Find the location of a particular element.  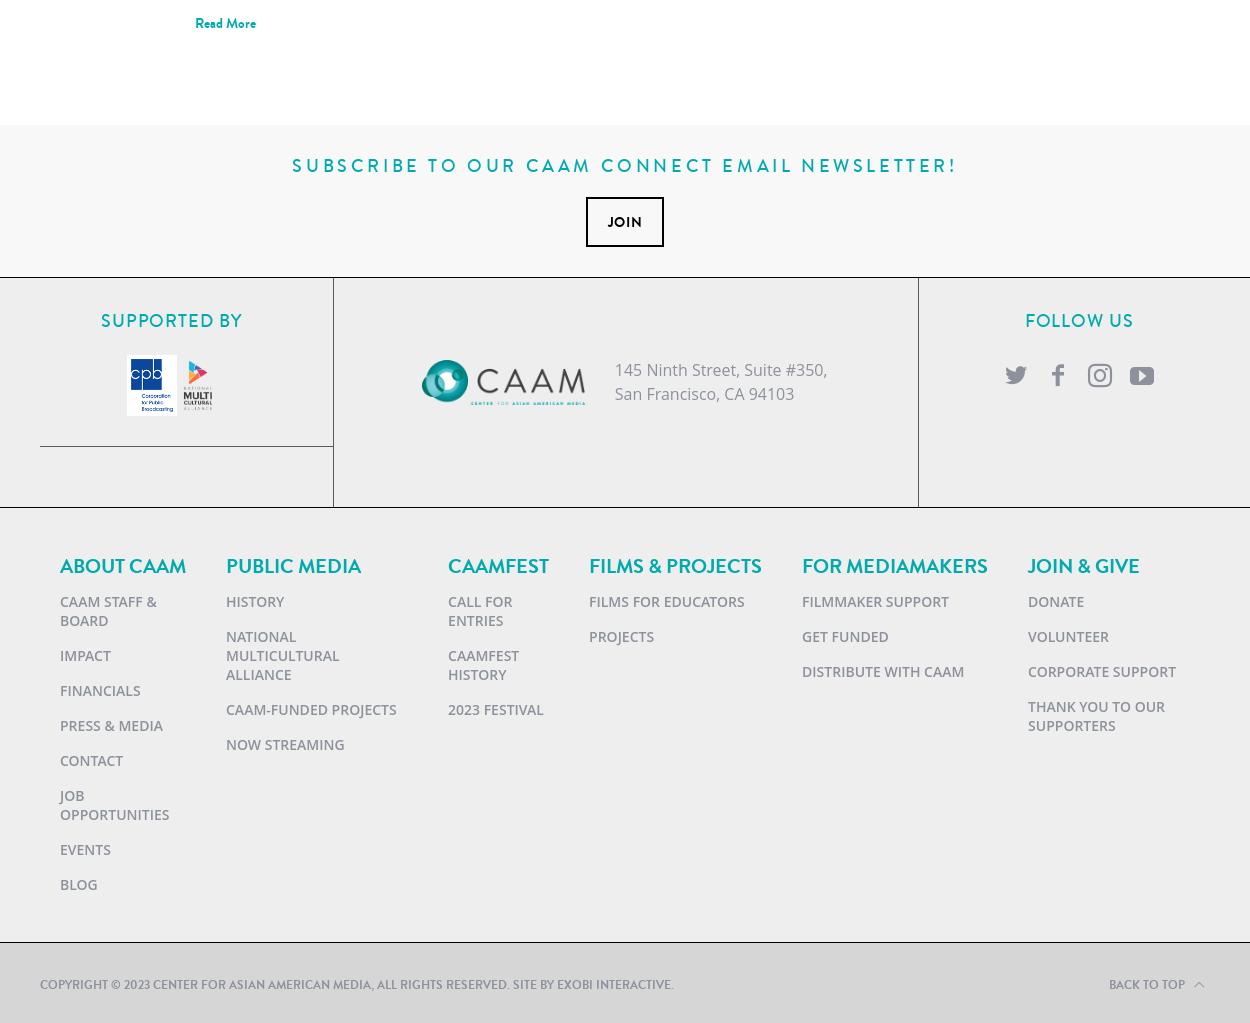

'Follow Us' is located at coordinates (1024, 321).